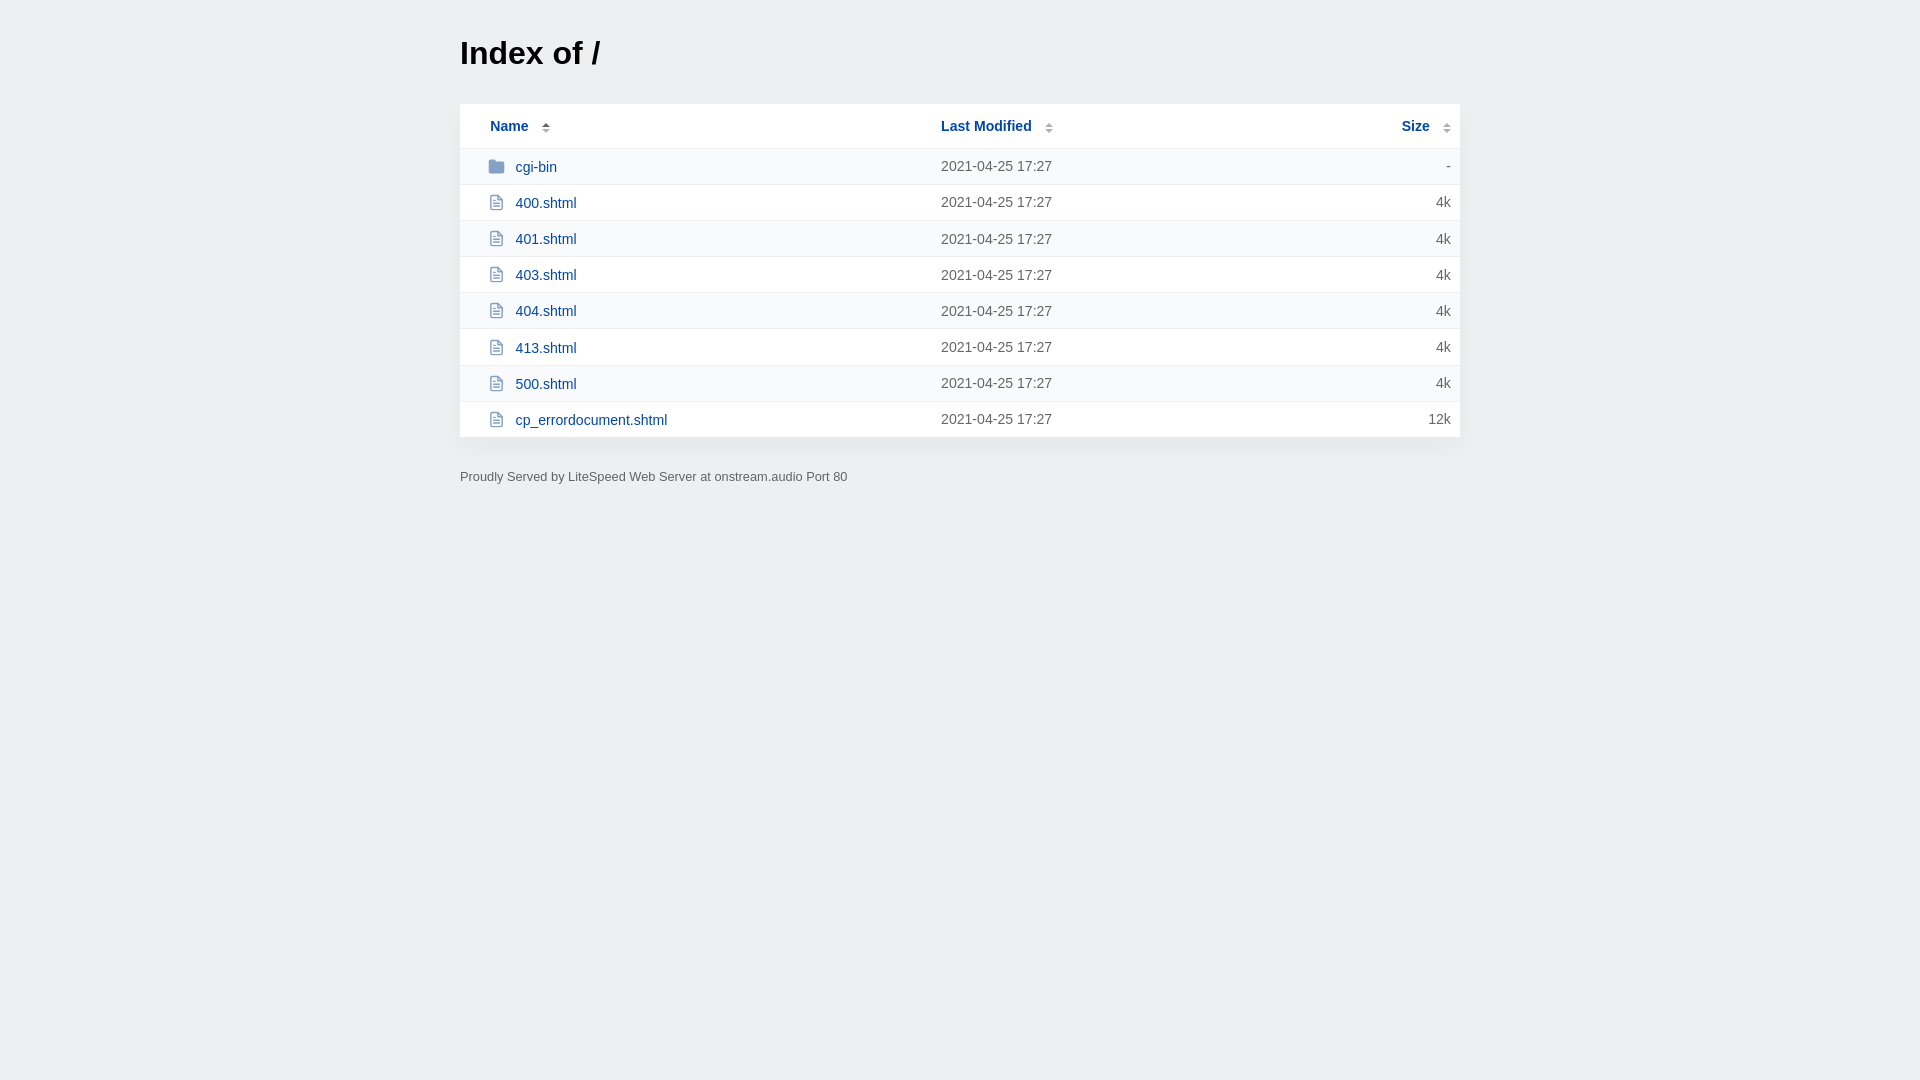  What do you see at coordinates (705, 202) in the screenshot?
I see `'400.shtml'` at bounding box center [705, 202].